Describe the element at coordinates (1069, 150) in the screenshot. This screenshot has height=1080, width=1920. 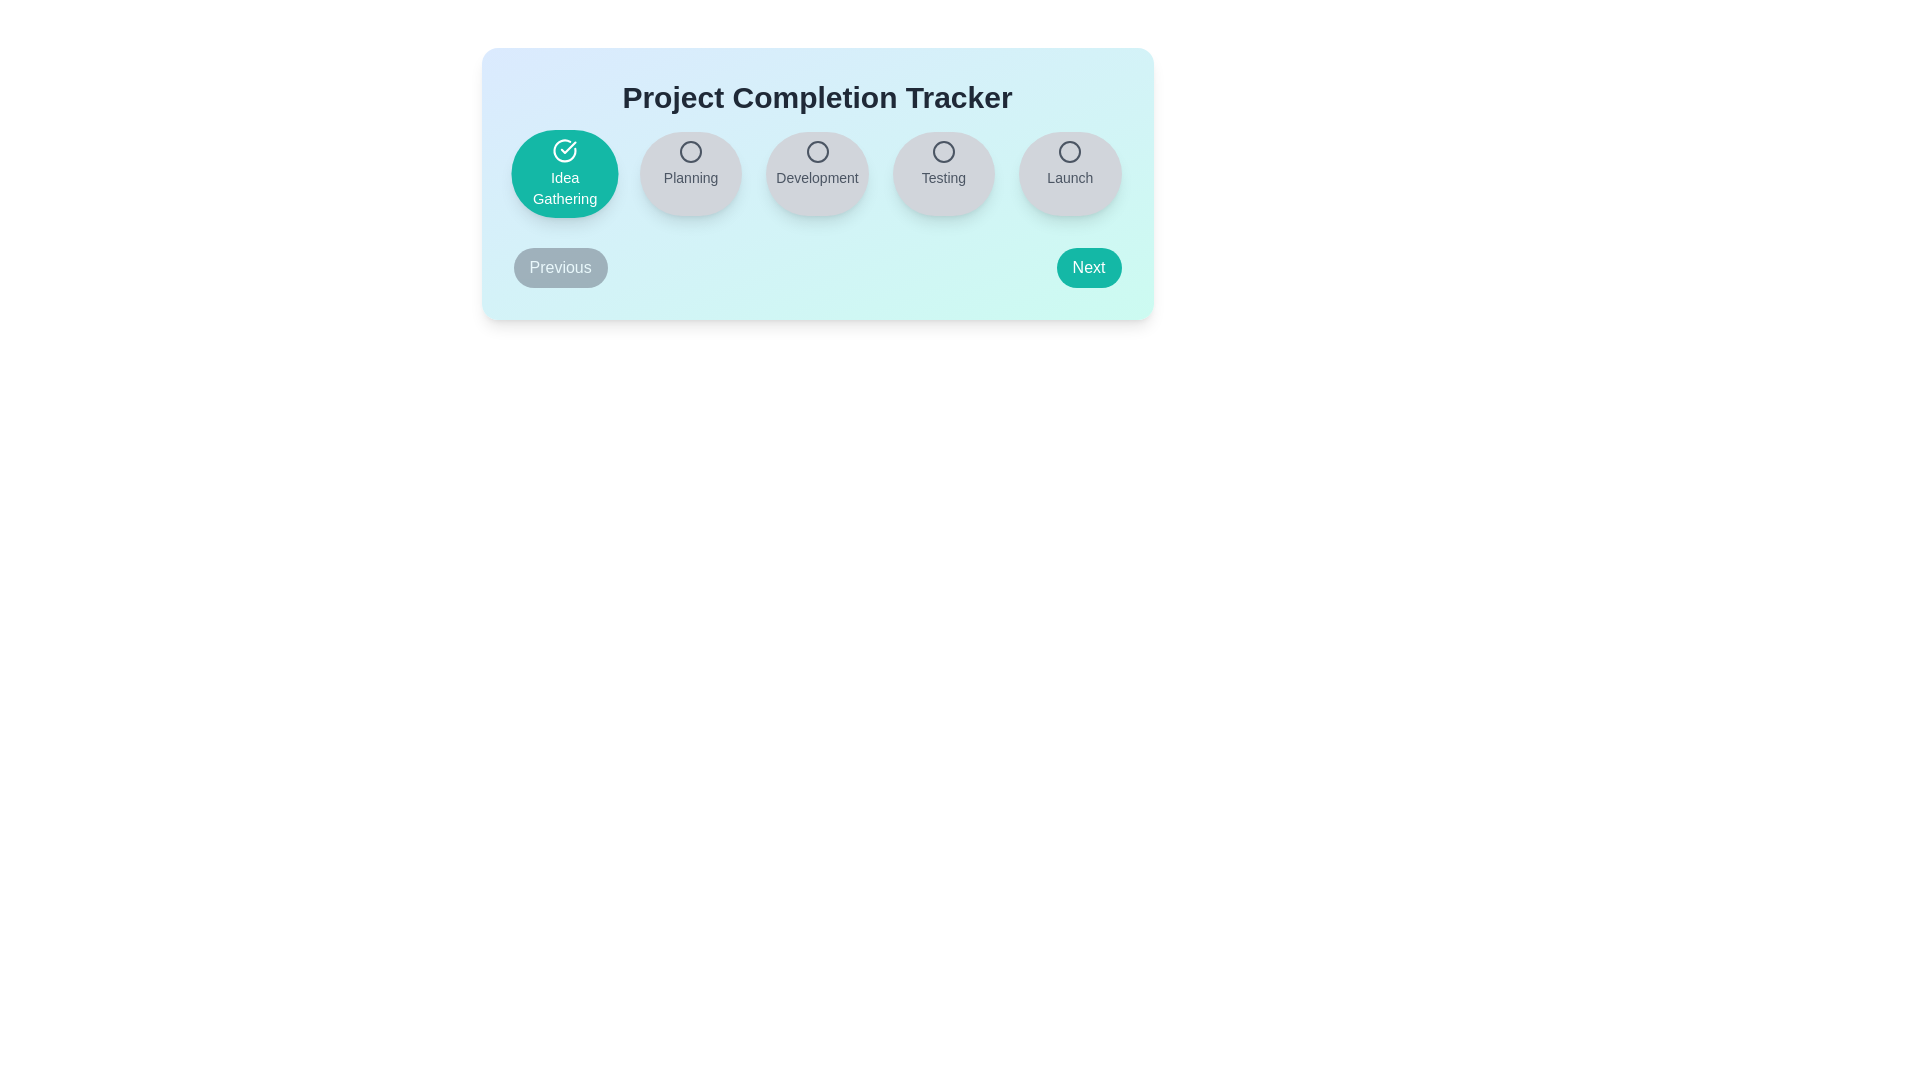
I see `the small circular icon with a double-ring design located in the center of the 'Launch' step within the progress tracker` at that location.